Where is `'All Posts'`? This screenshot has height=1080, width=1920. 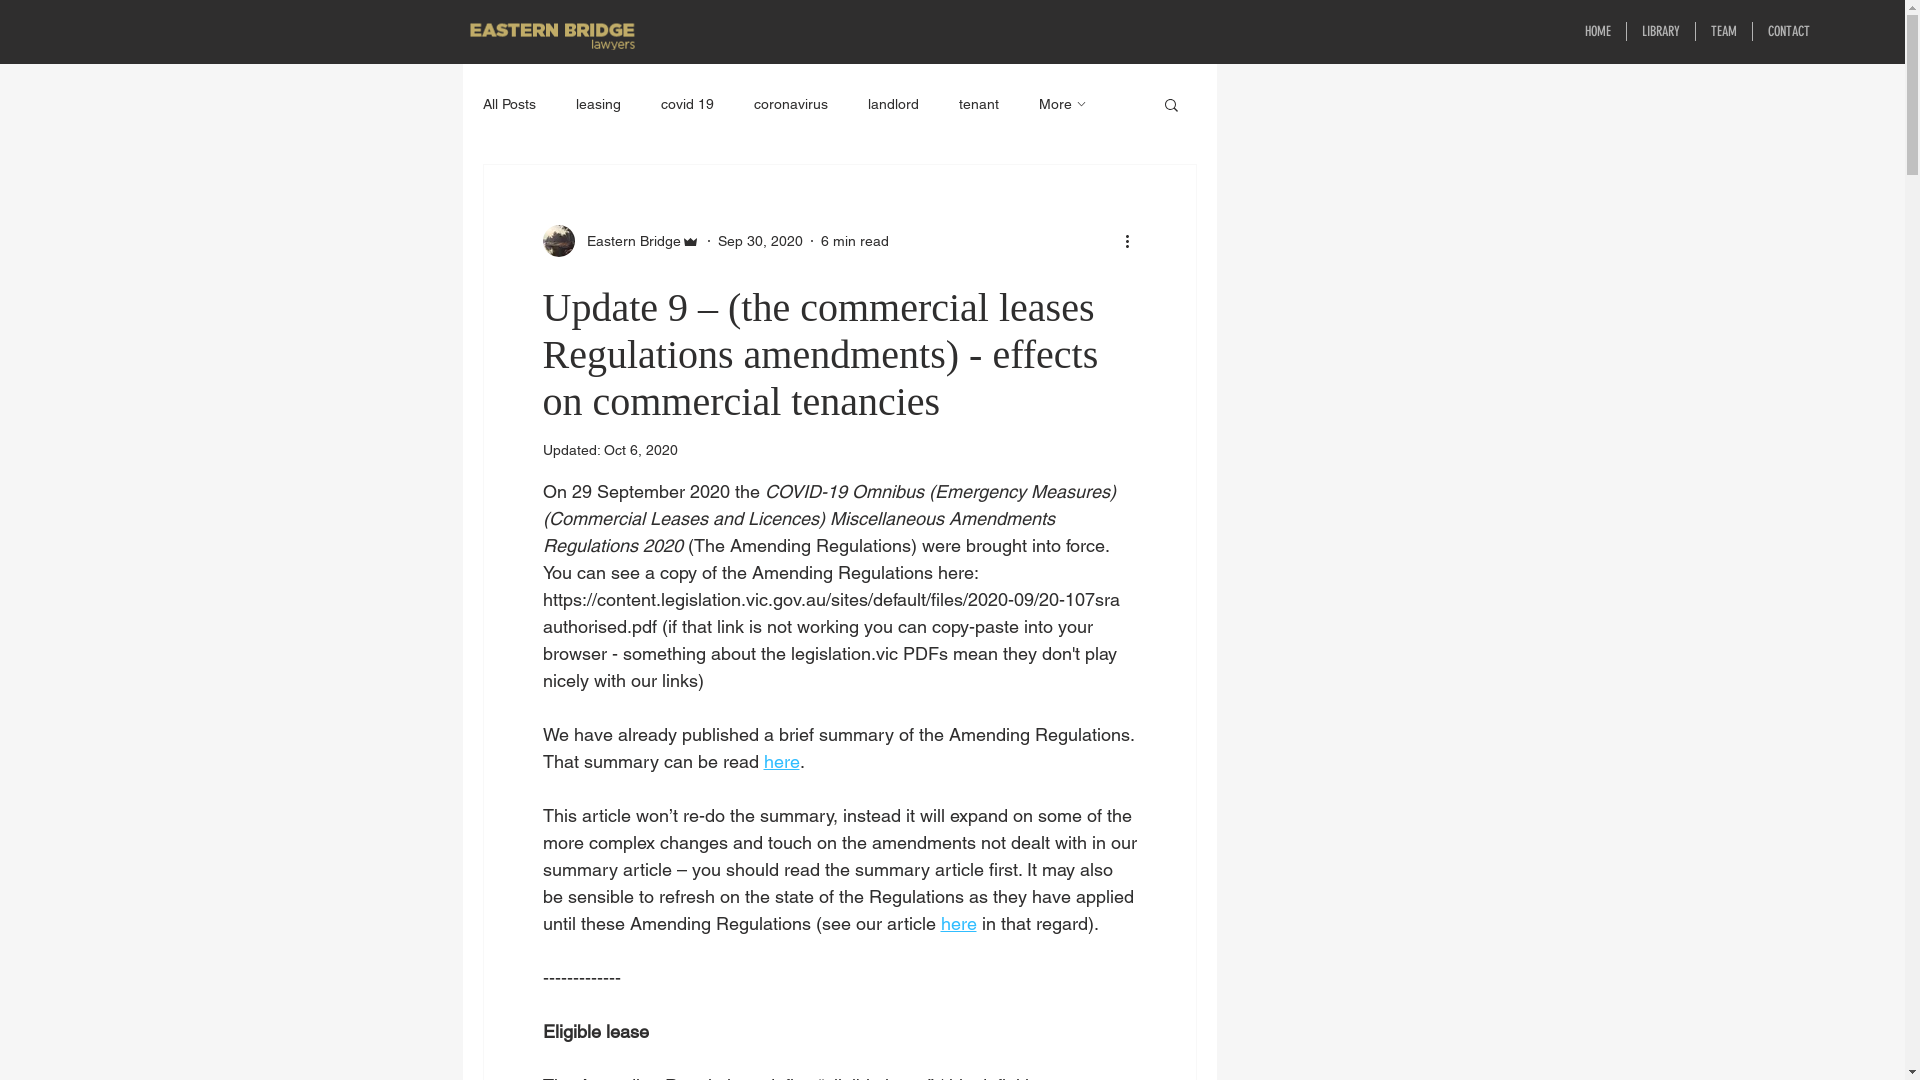
'All Posts' is located at coordinates (508, 104).